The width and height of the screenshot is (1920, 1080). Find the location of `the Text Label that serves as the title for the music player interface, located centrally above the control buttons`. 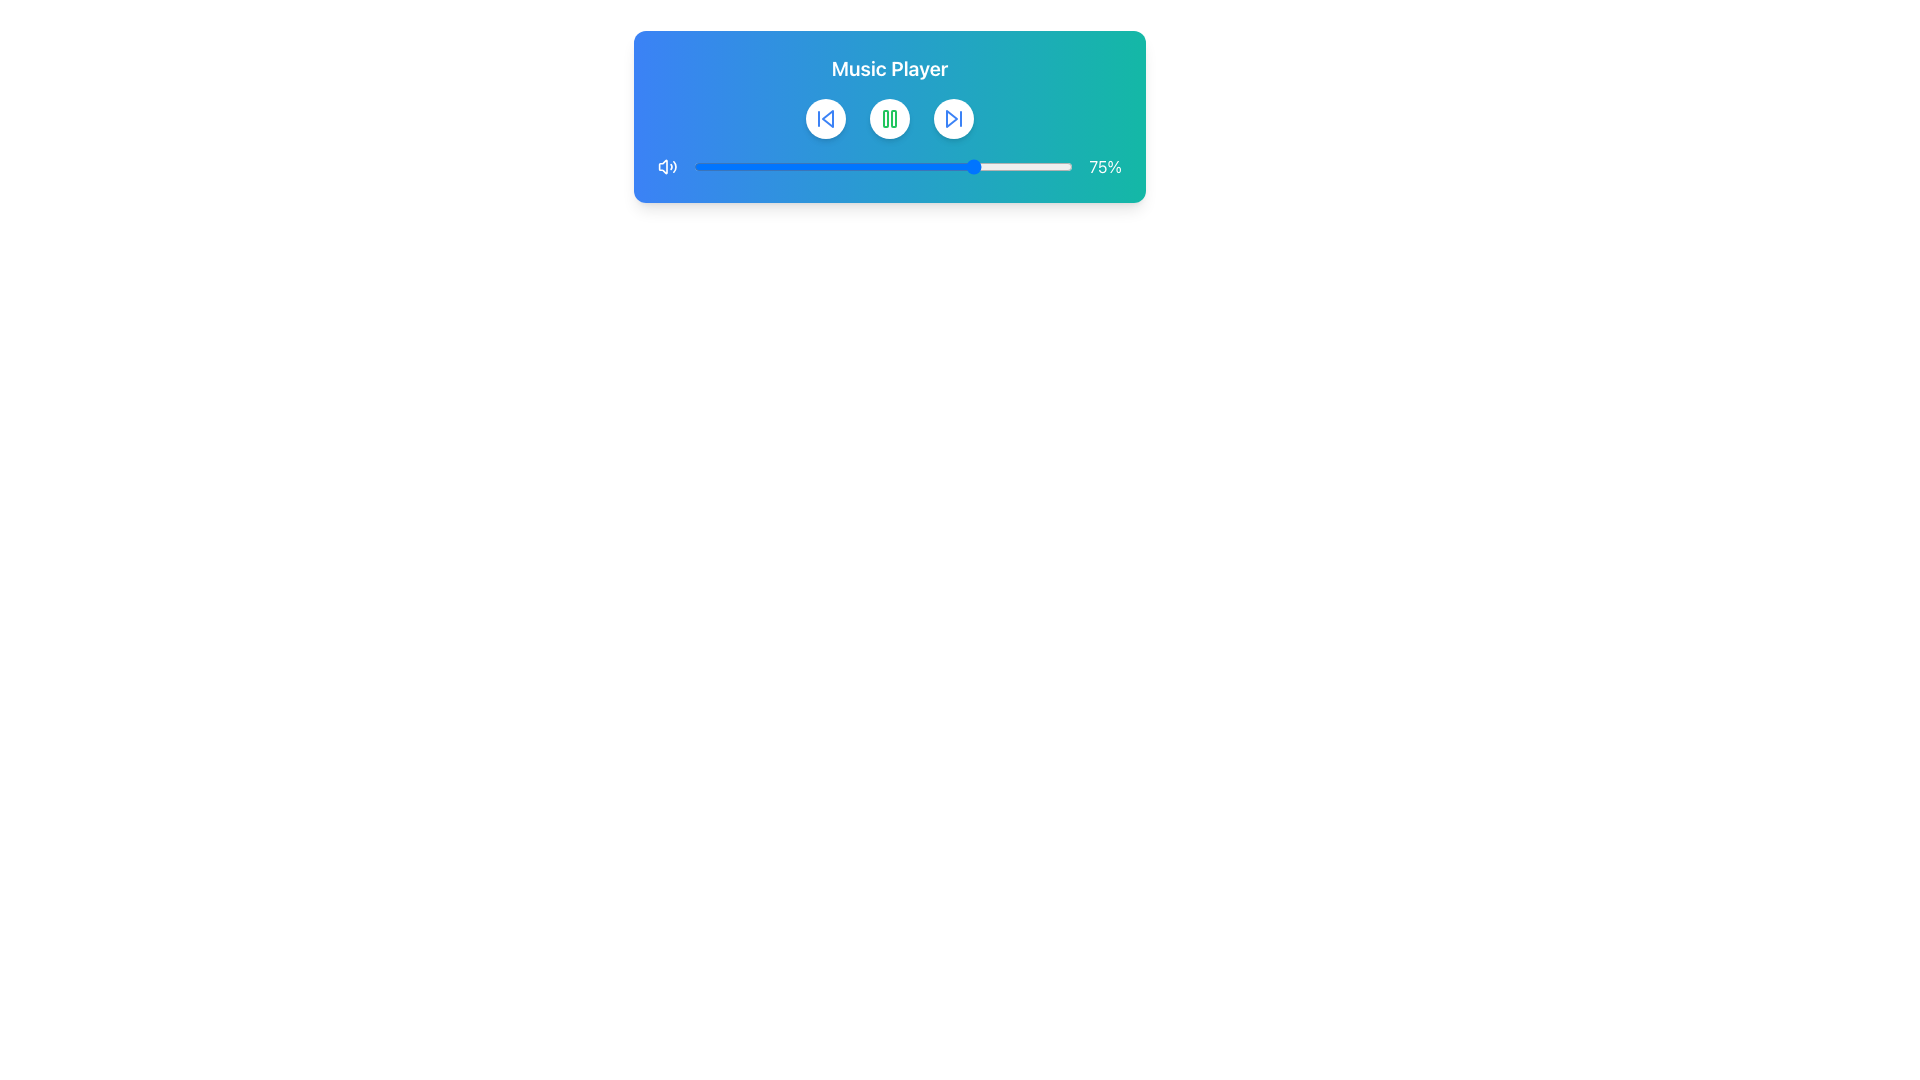

the Text Label that serves as the title for the music player interface, located centrally above the control buttons is located at coordinates (888, 68).